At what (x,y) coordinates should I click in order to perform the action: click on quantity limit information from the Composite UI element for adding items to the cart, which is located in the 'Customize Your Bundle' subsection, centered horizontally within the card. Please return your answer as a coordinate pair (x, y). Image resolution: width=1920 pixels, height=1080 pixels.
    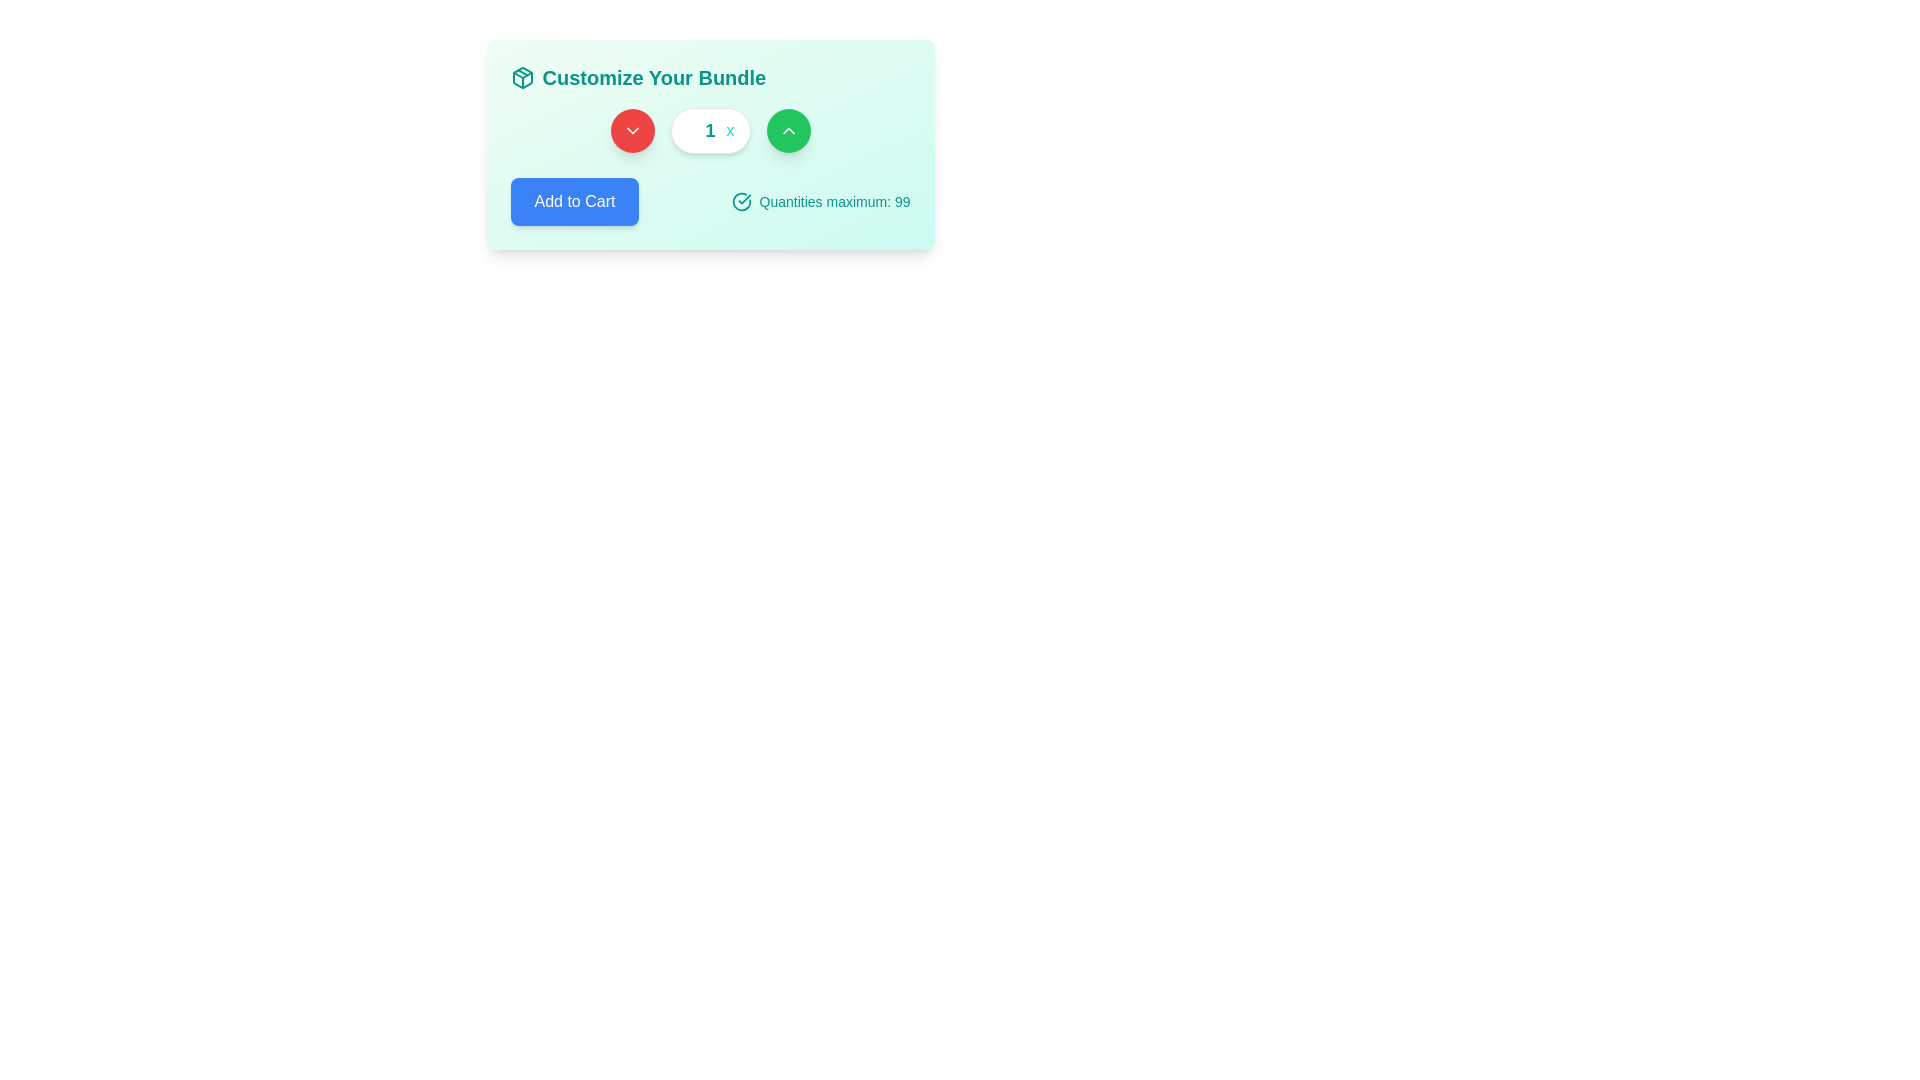
    Looking at the image, I should click on (710, 201).